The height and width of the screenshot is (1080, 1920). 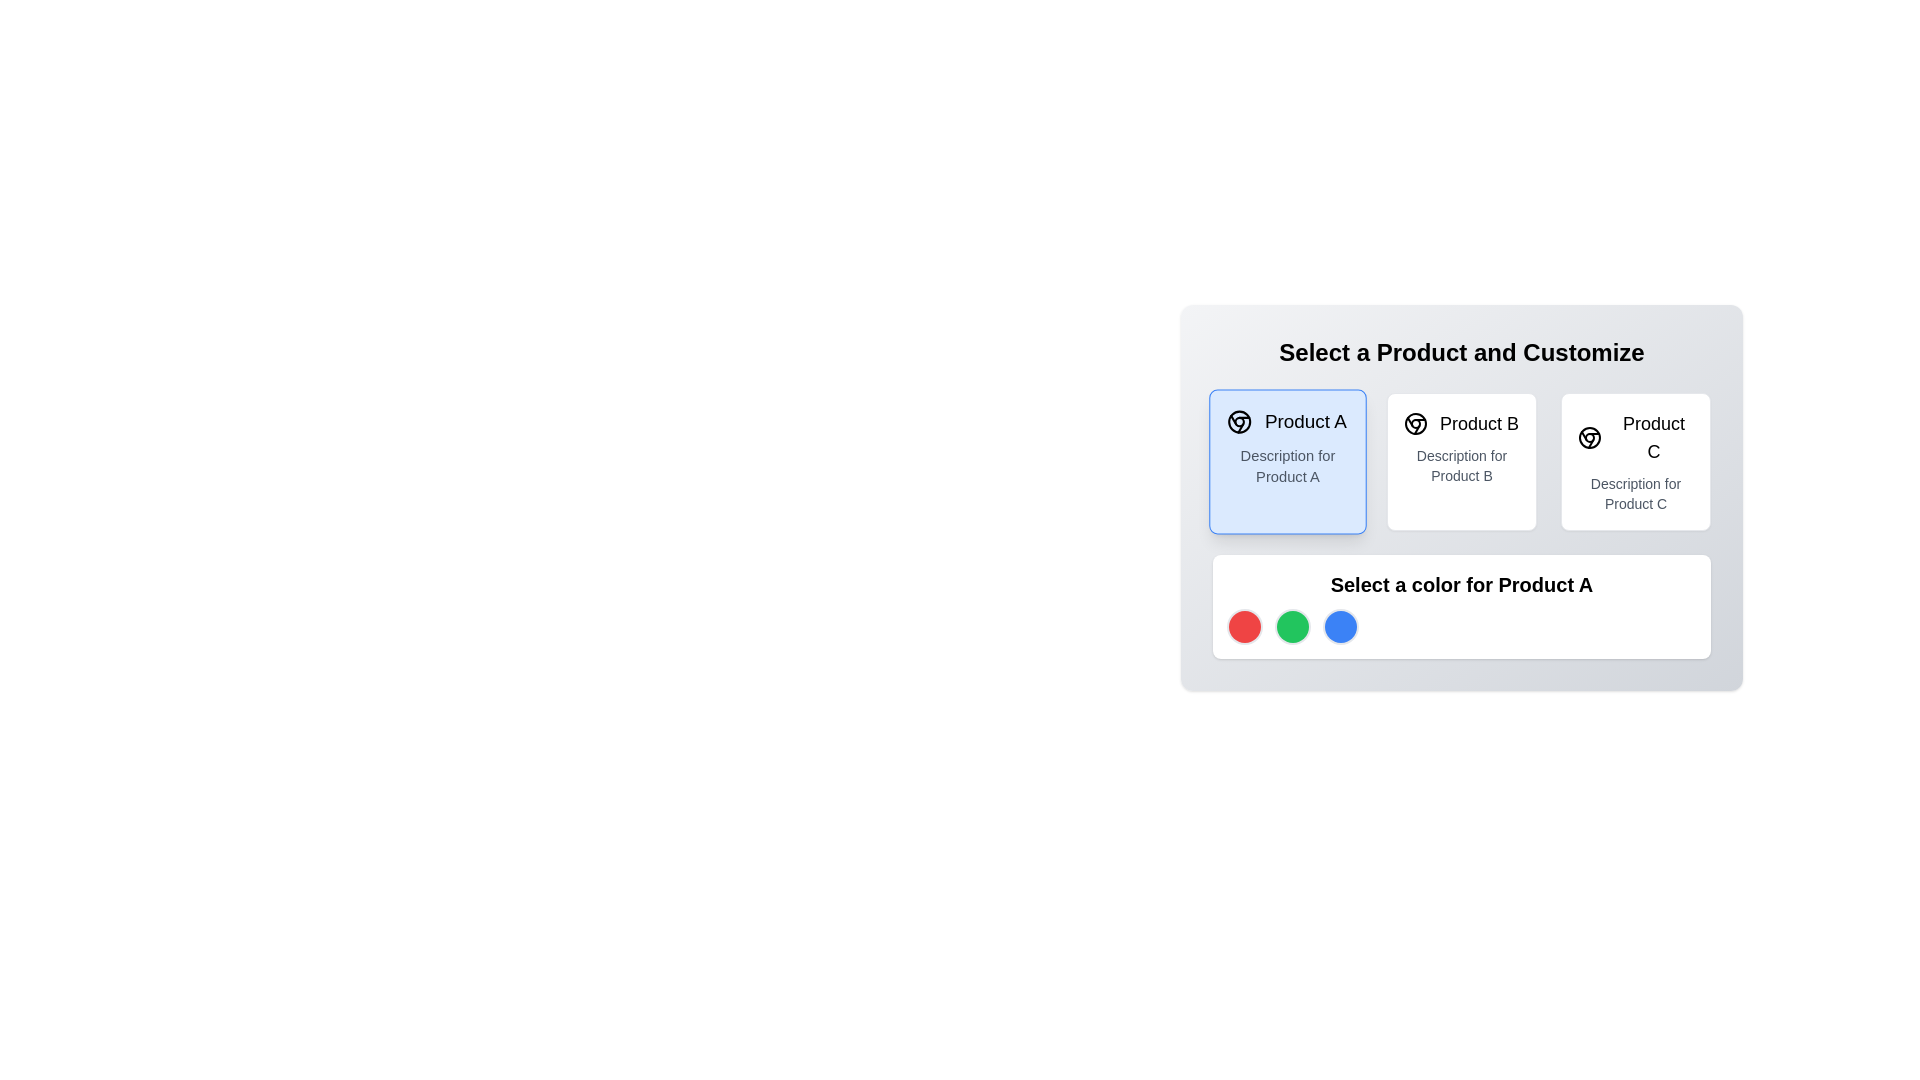 I want to click on text label that identifies 'Product C' in the third card of the product selection interface, so click(x=1654, y=437).